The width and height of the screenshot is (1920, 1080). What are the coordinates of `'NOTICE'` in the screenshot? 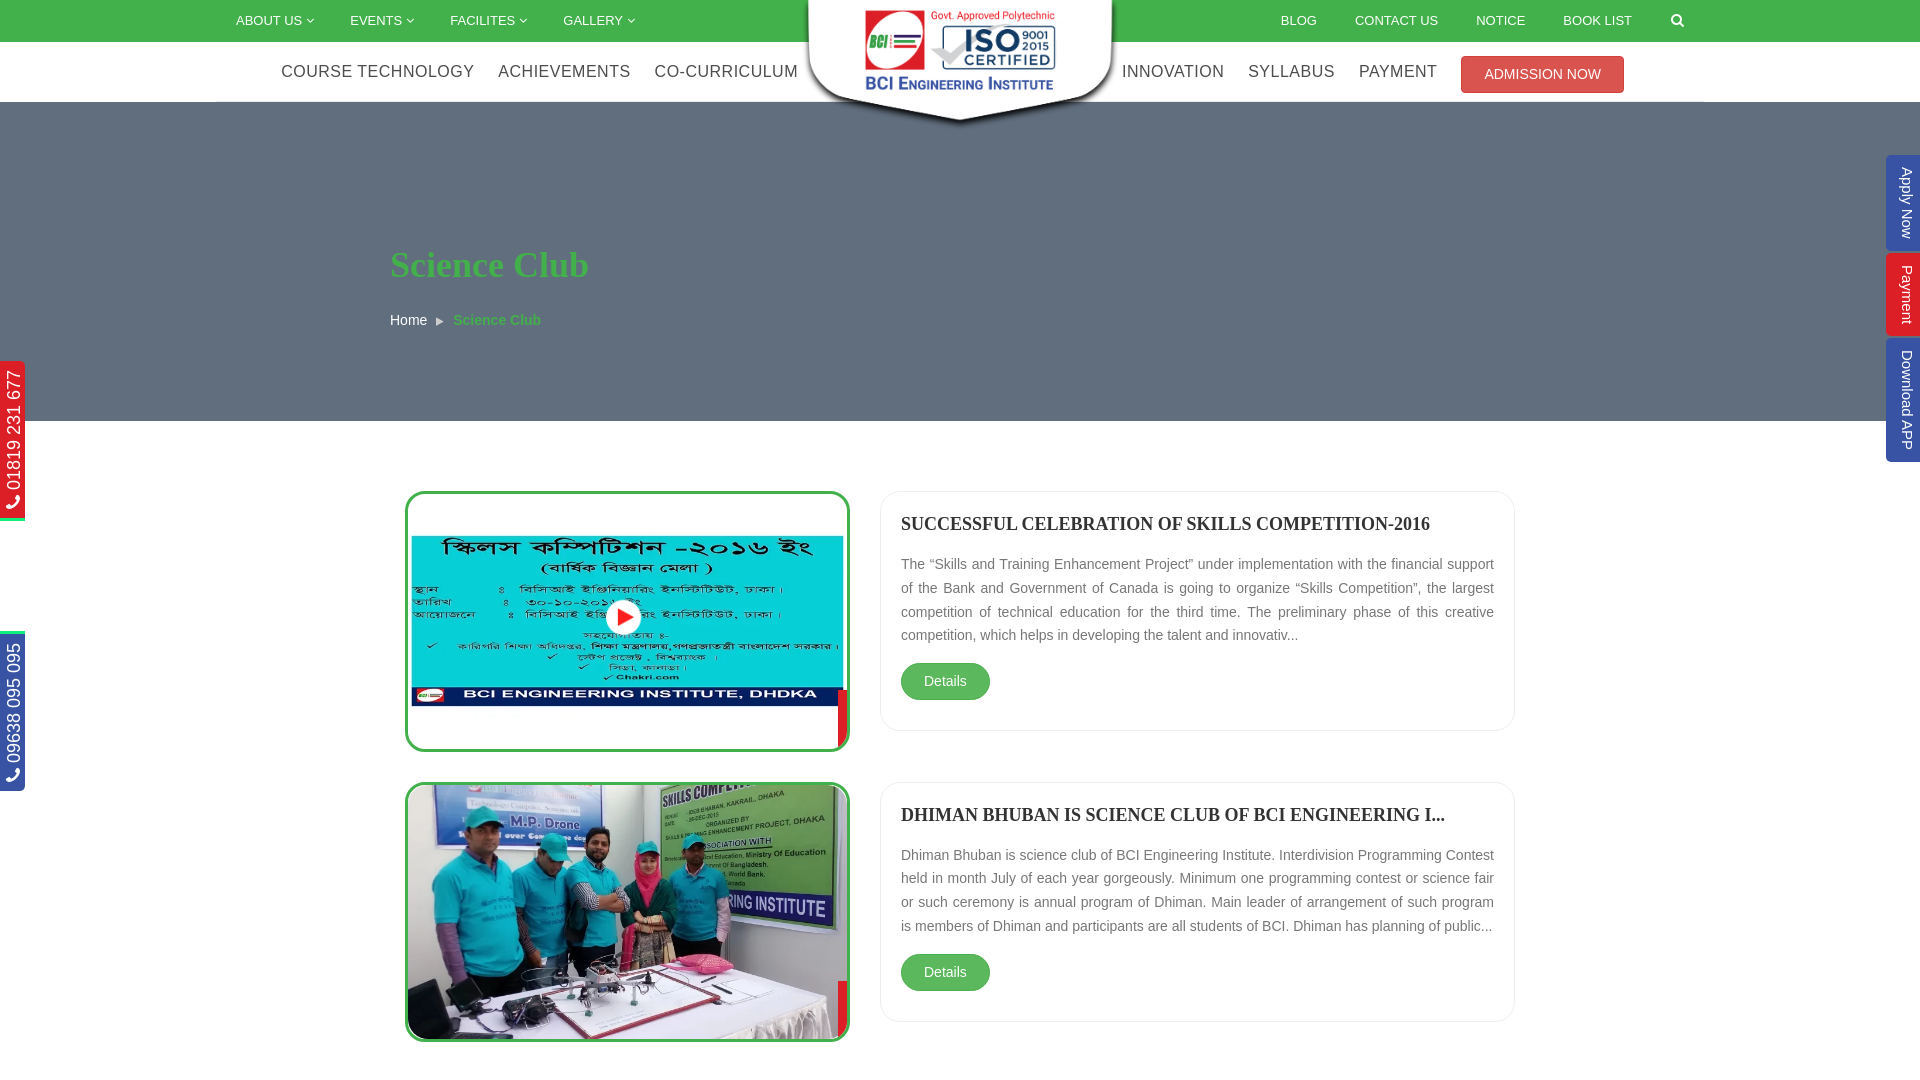 It's located at (1500, 20).